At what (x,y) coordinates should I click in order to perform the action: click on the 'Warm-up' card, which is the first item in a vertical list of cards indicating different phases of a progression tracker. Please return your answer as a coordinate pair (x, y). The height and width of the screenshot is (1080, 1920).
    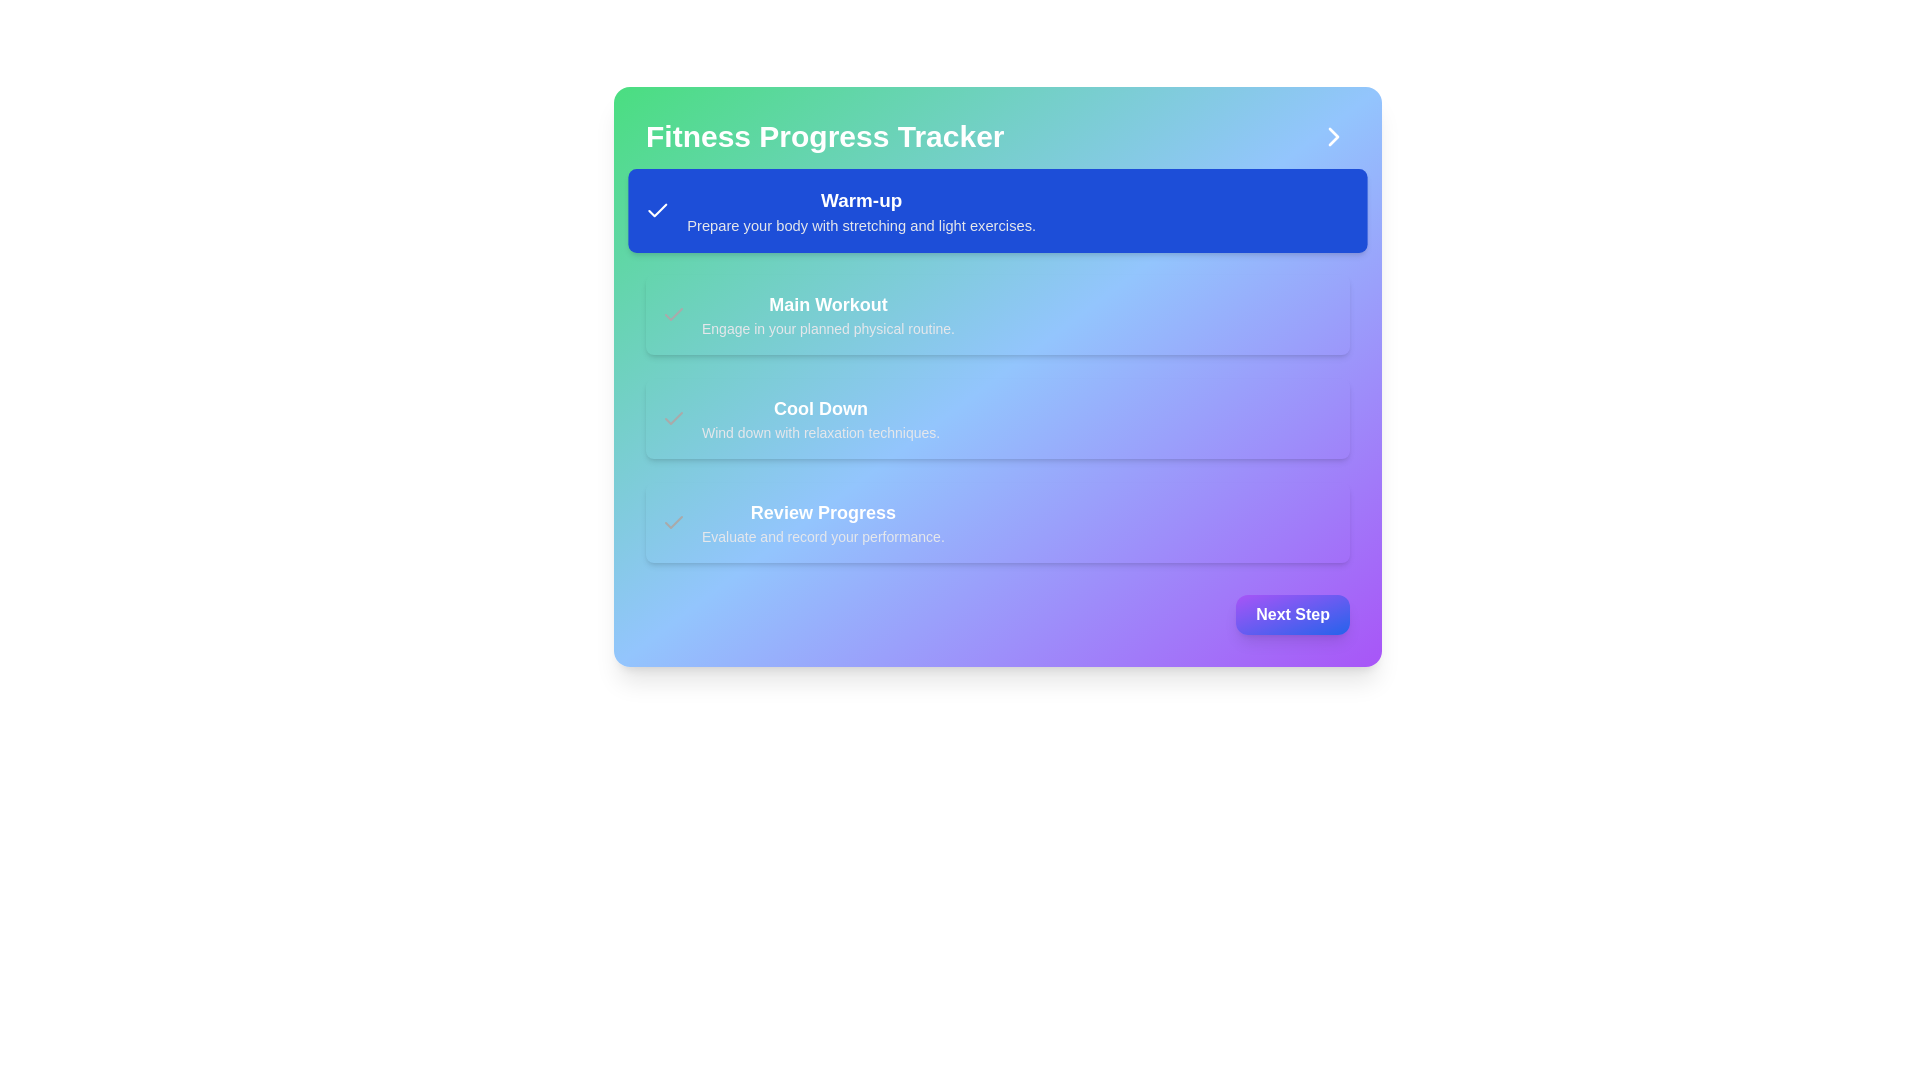
    Looking at the image, I should click on (998, 211).